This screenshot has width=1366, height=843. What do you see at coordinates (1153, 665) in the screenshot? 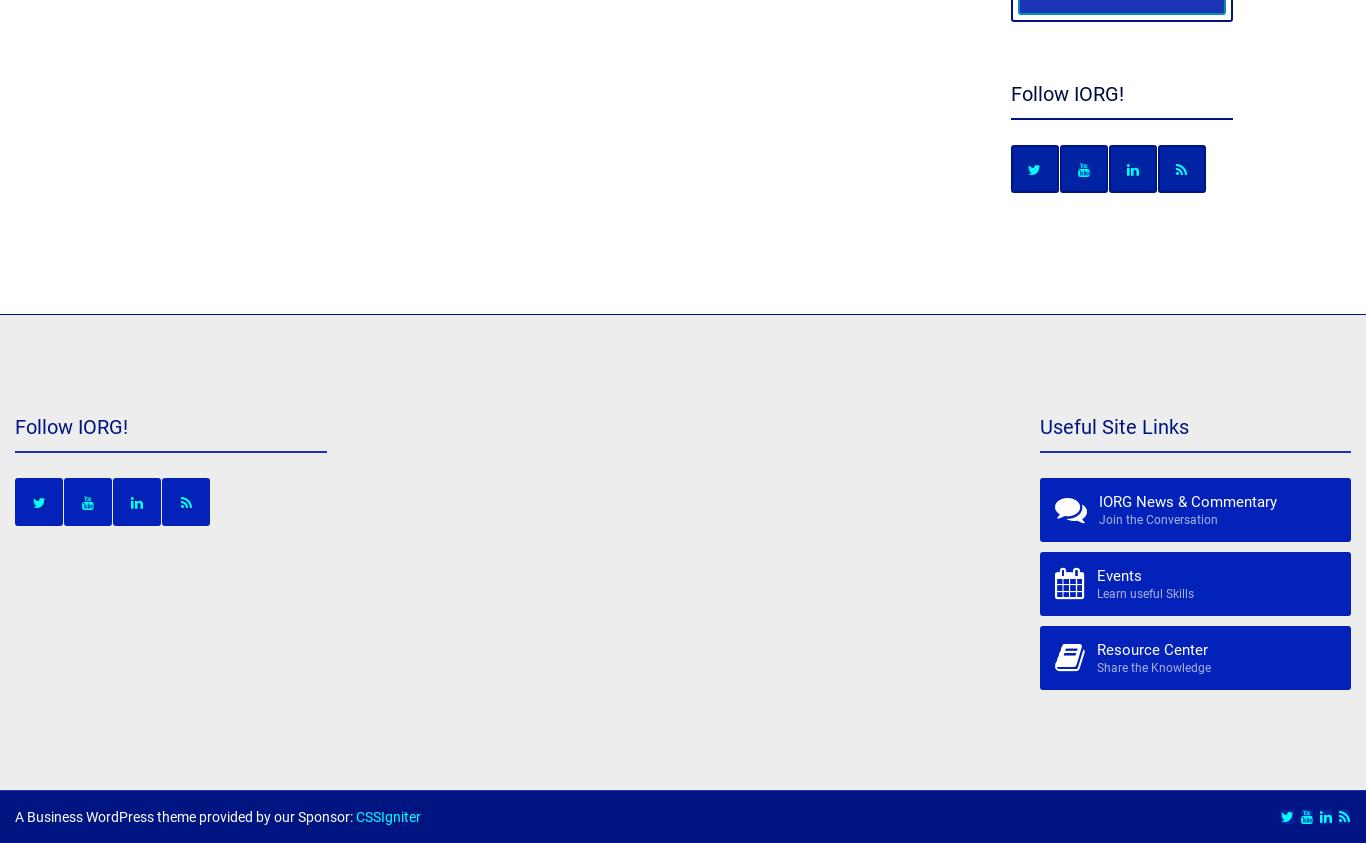
I see `'Share the Knowledge'` at bounding box center [1153, 665].